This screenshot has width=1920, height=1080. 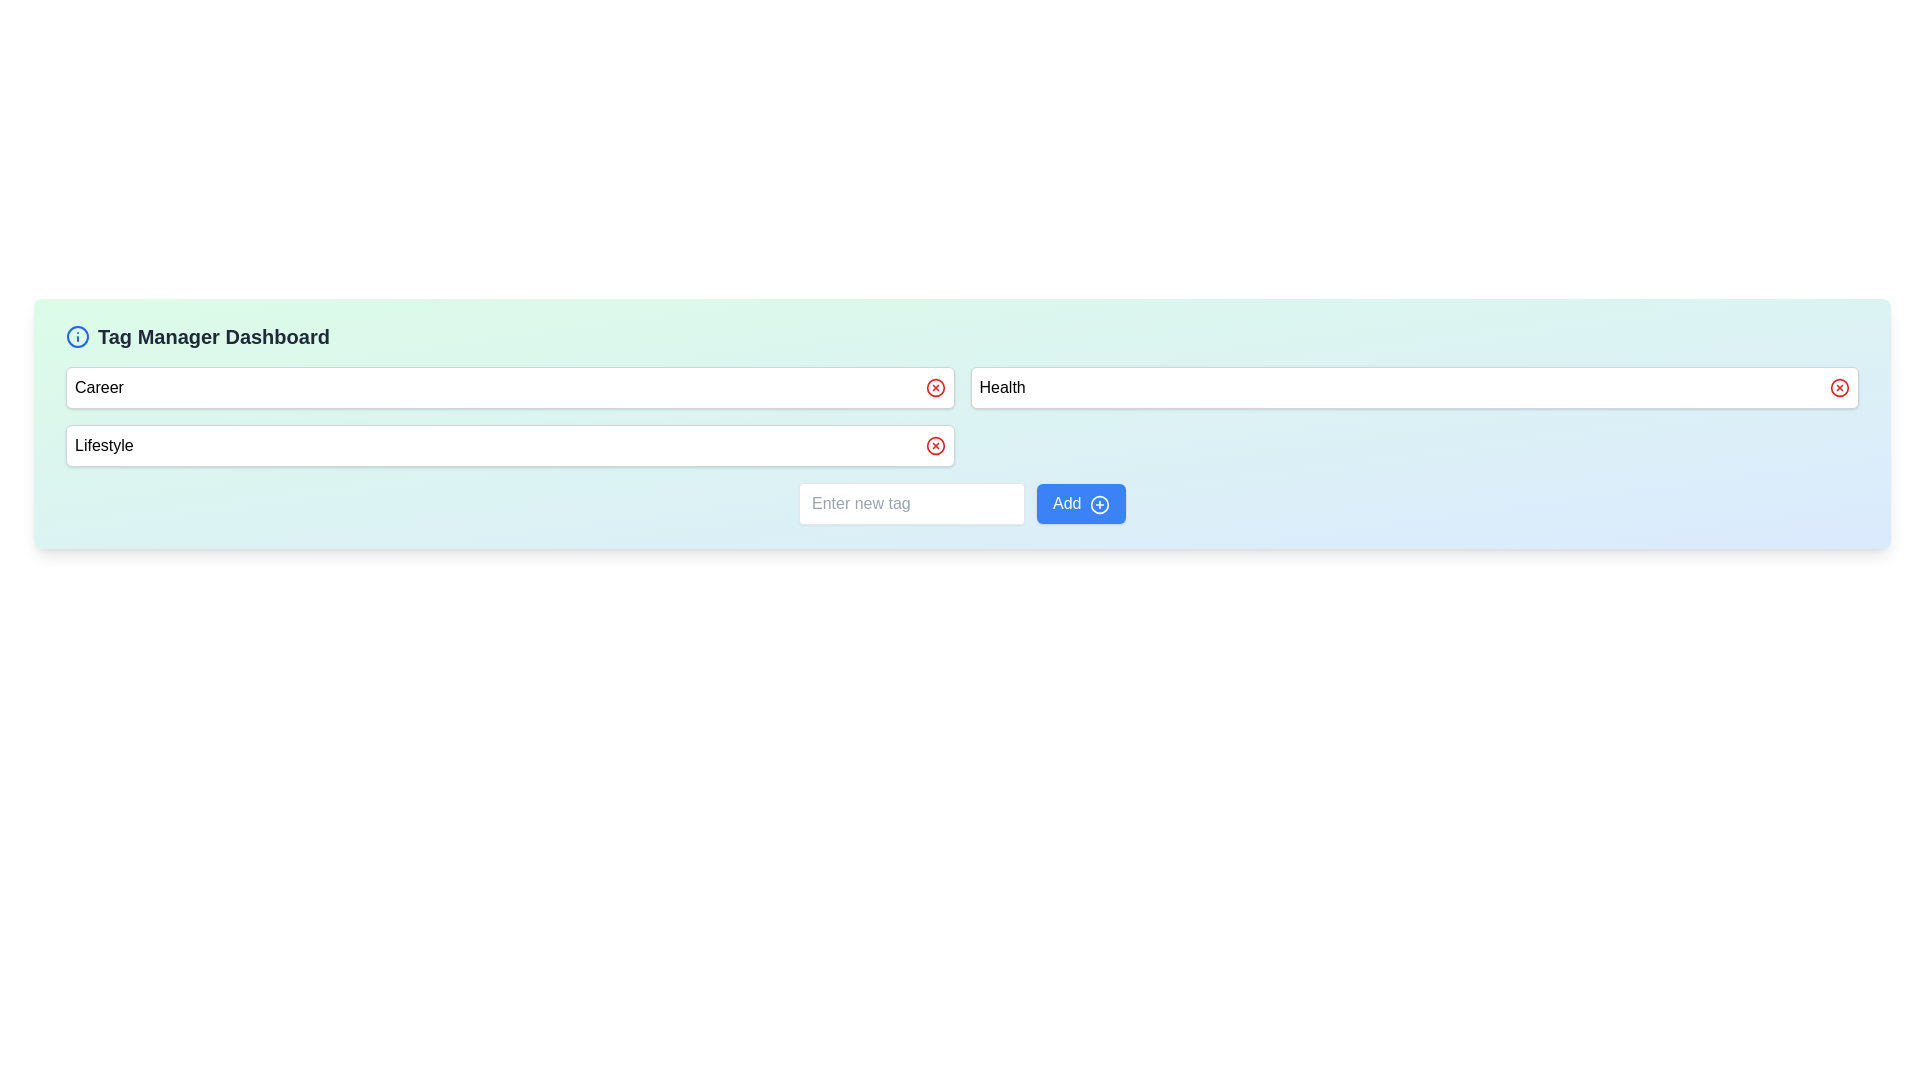 I want to click on the circular icon for deletion or clearing associated with the 'Health' tag, which is located on the right side of the input field, so click(x=934, y=388).